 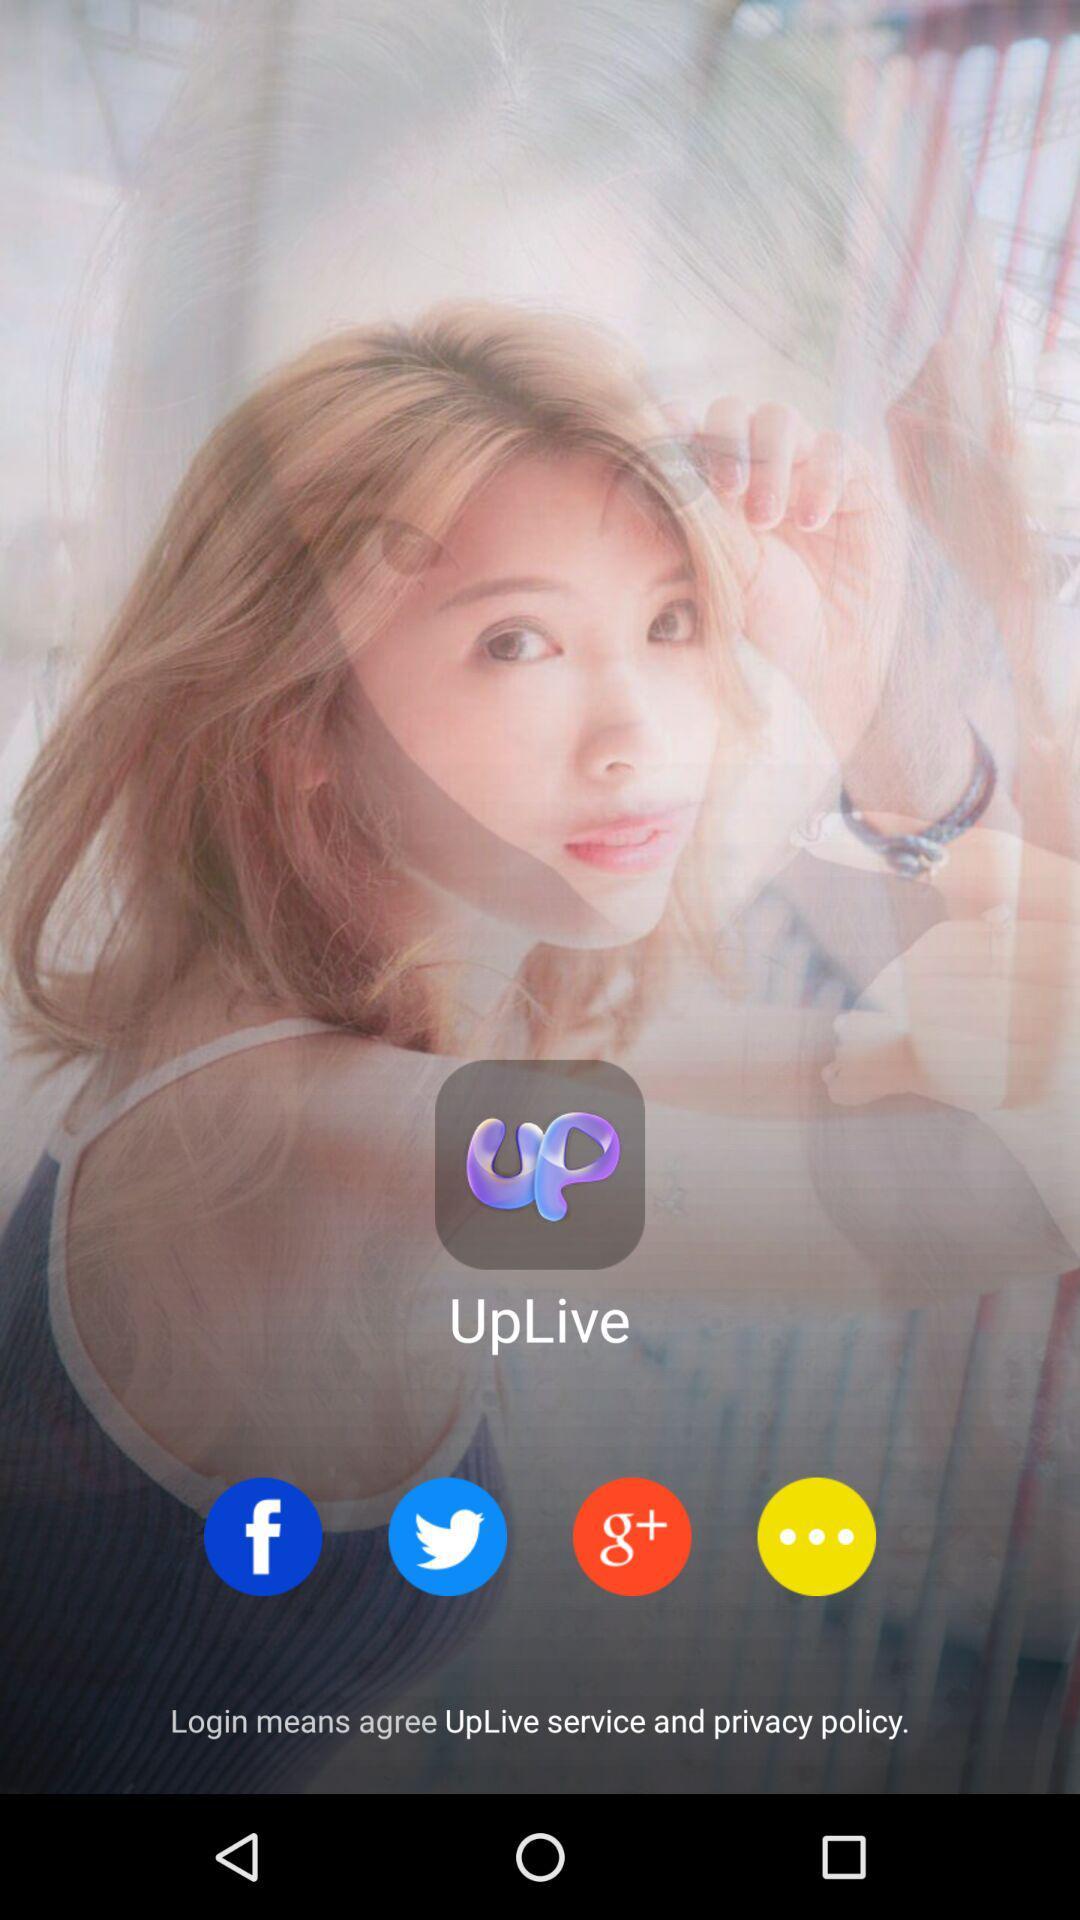 What do you see at coordinates (632, 1535) in the screenshot?
I see `the group icon` at bounding box center [632, 1535].